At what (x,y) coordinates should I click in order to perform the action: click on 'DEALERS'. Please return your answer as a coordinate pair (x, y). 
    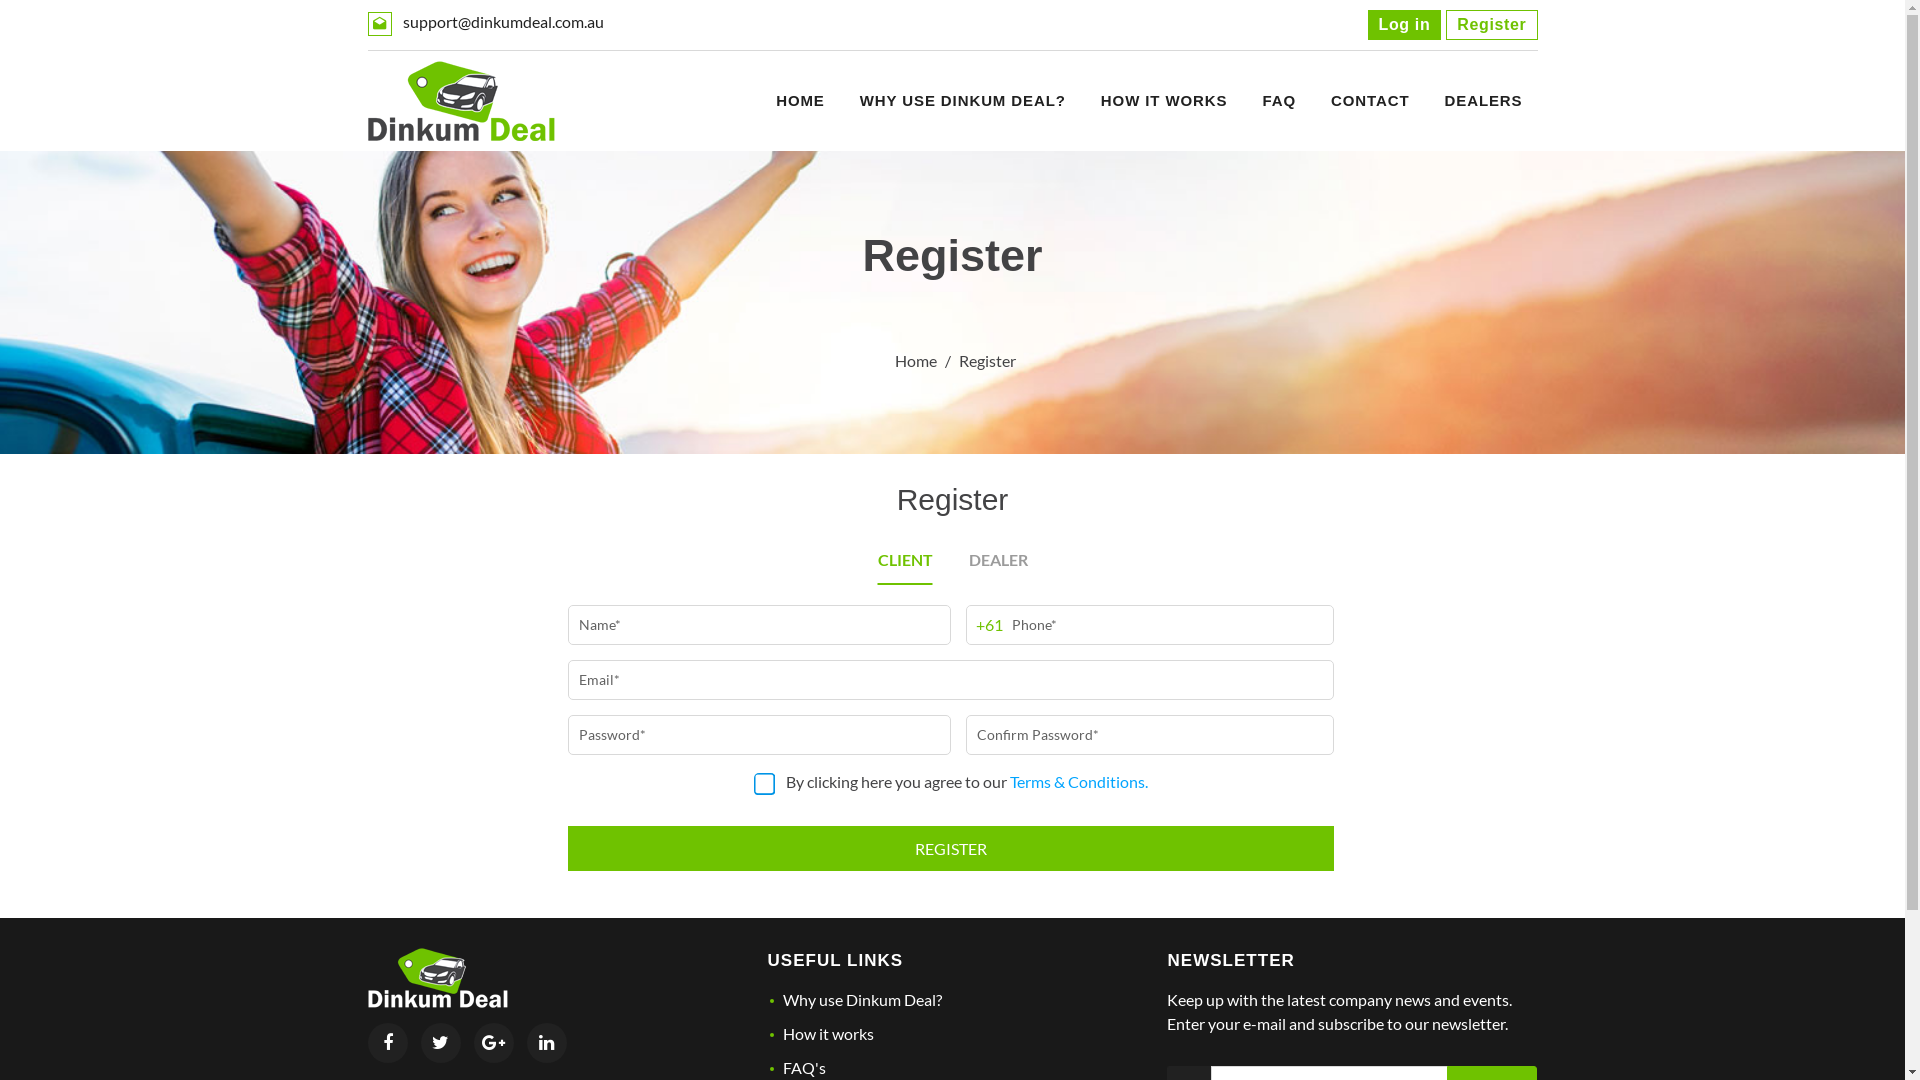
    Looking at the image, I should click on (1483, 100).